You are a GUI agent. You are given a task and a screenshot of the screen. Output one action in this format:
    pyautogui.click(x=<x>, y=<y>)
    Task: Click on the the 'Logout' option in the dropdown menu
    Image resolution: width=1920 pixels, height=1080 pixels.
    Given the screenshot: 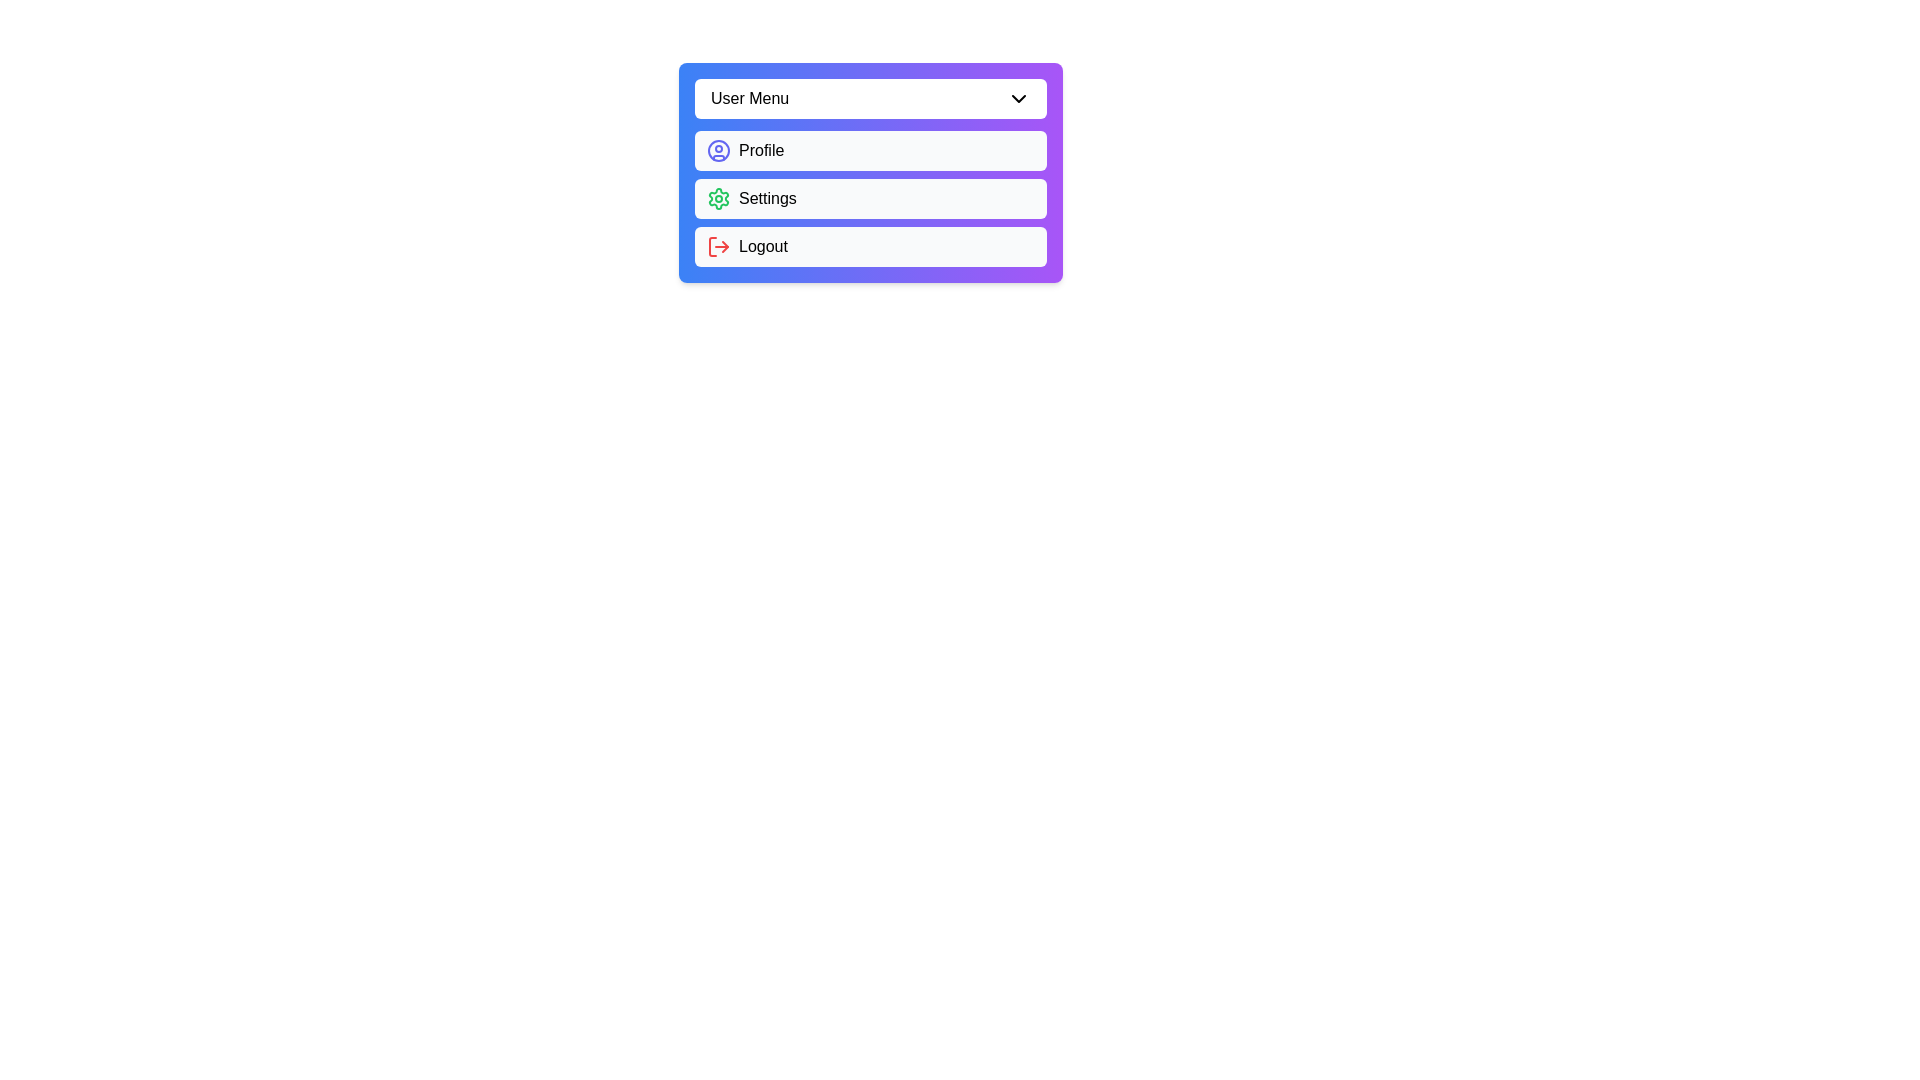 What is the action you would take?
    pyautogui.click(x=870, y=245)
    